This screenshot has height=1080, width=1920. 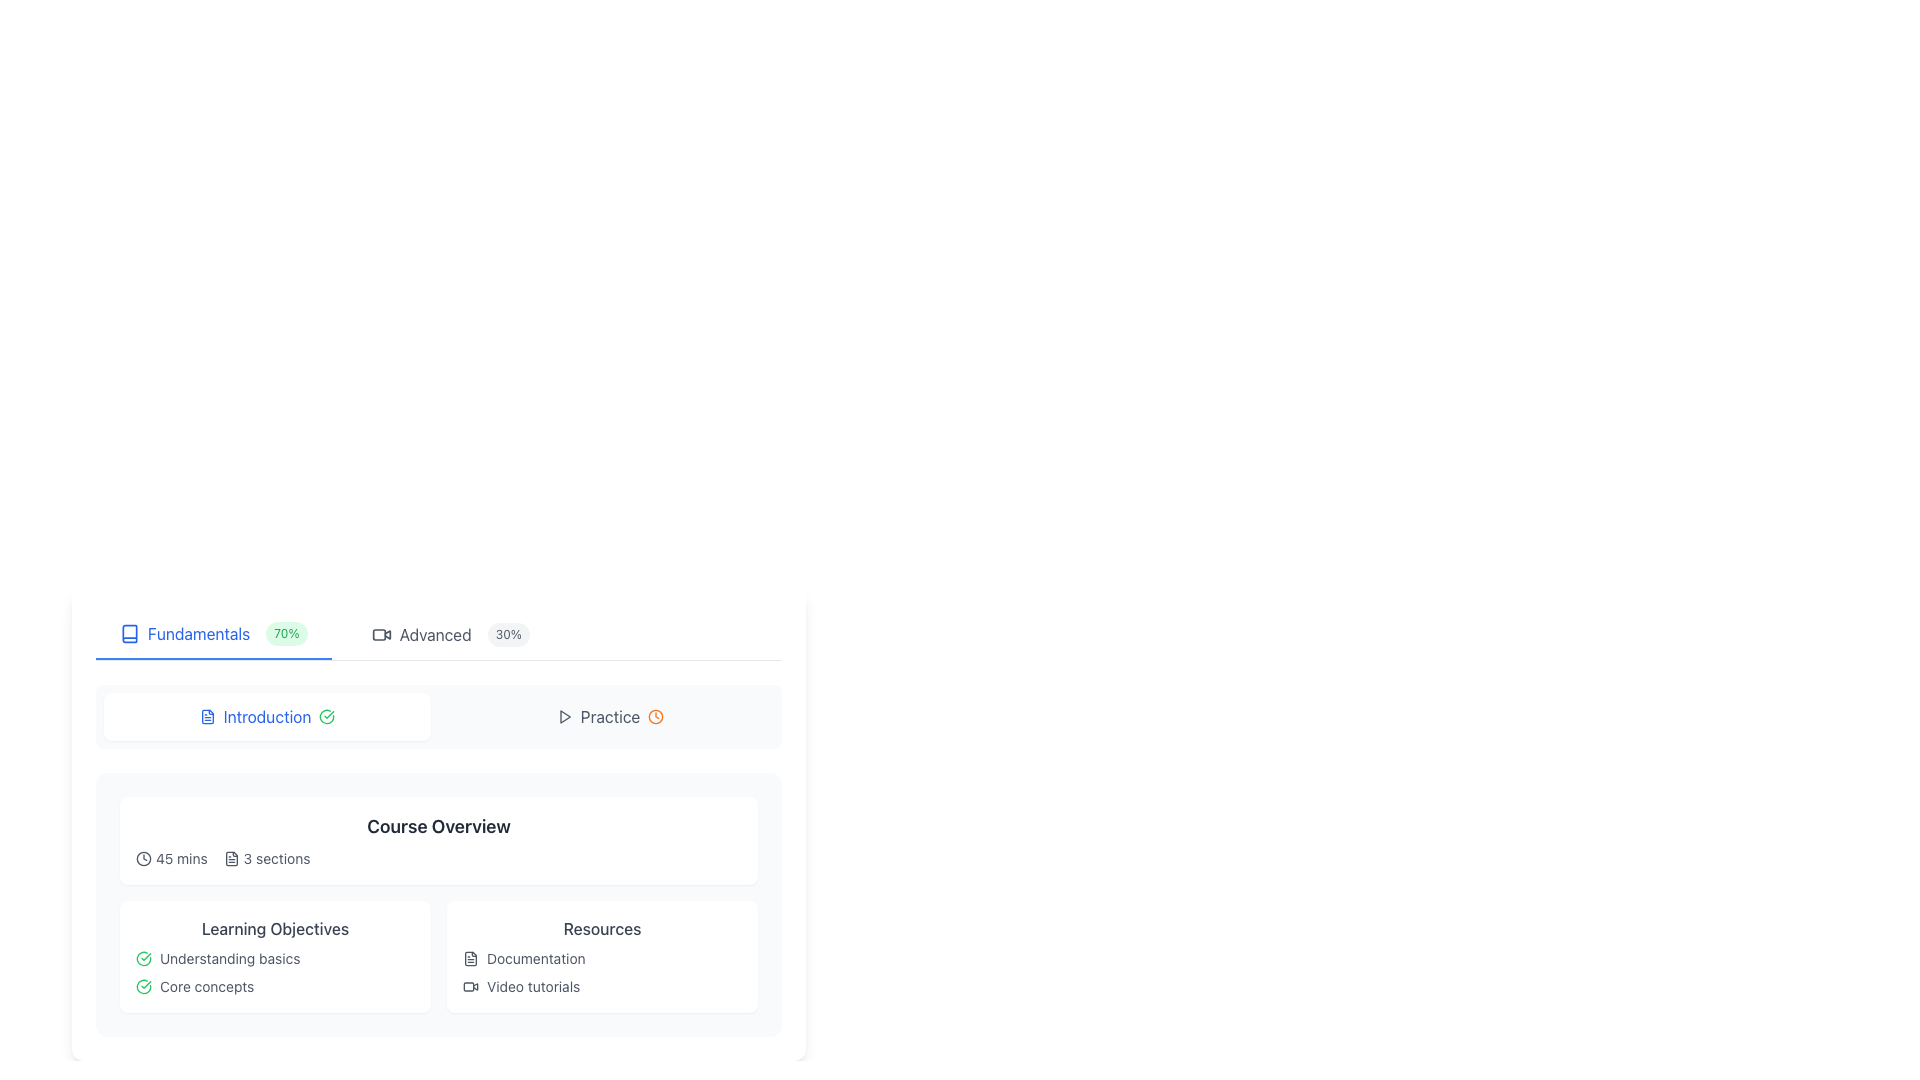 What do you see at coordinates (143, 986) in the screenshot?
I see `the green checkmark icon in the 'Core concepts' row, which indicates completion or approval` at bounding box center [143, 986].